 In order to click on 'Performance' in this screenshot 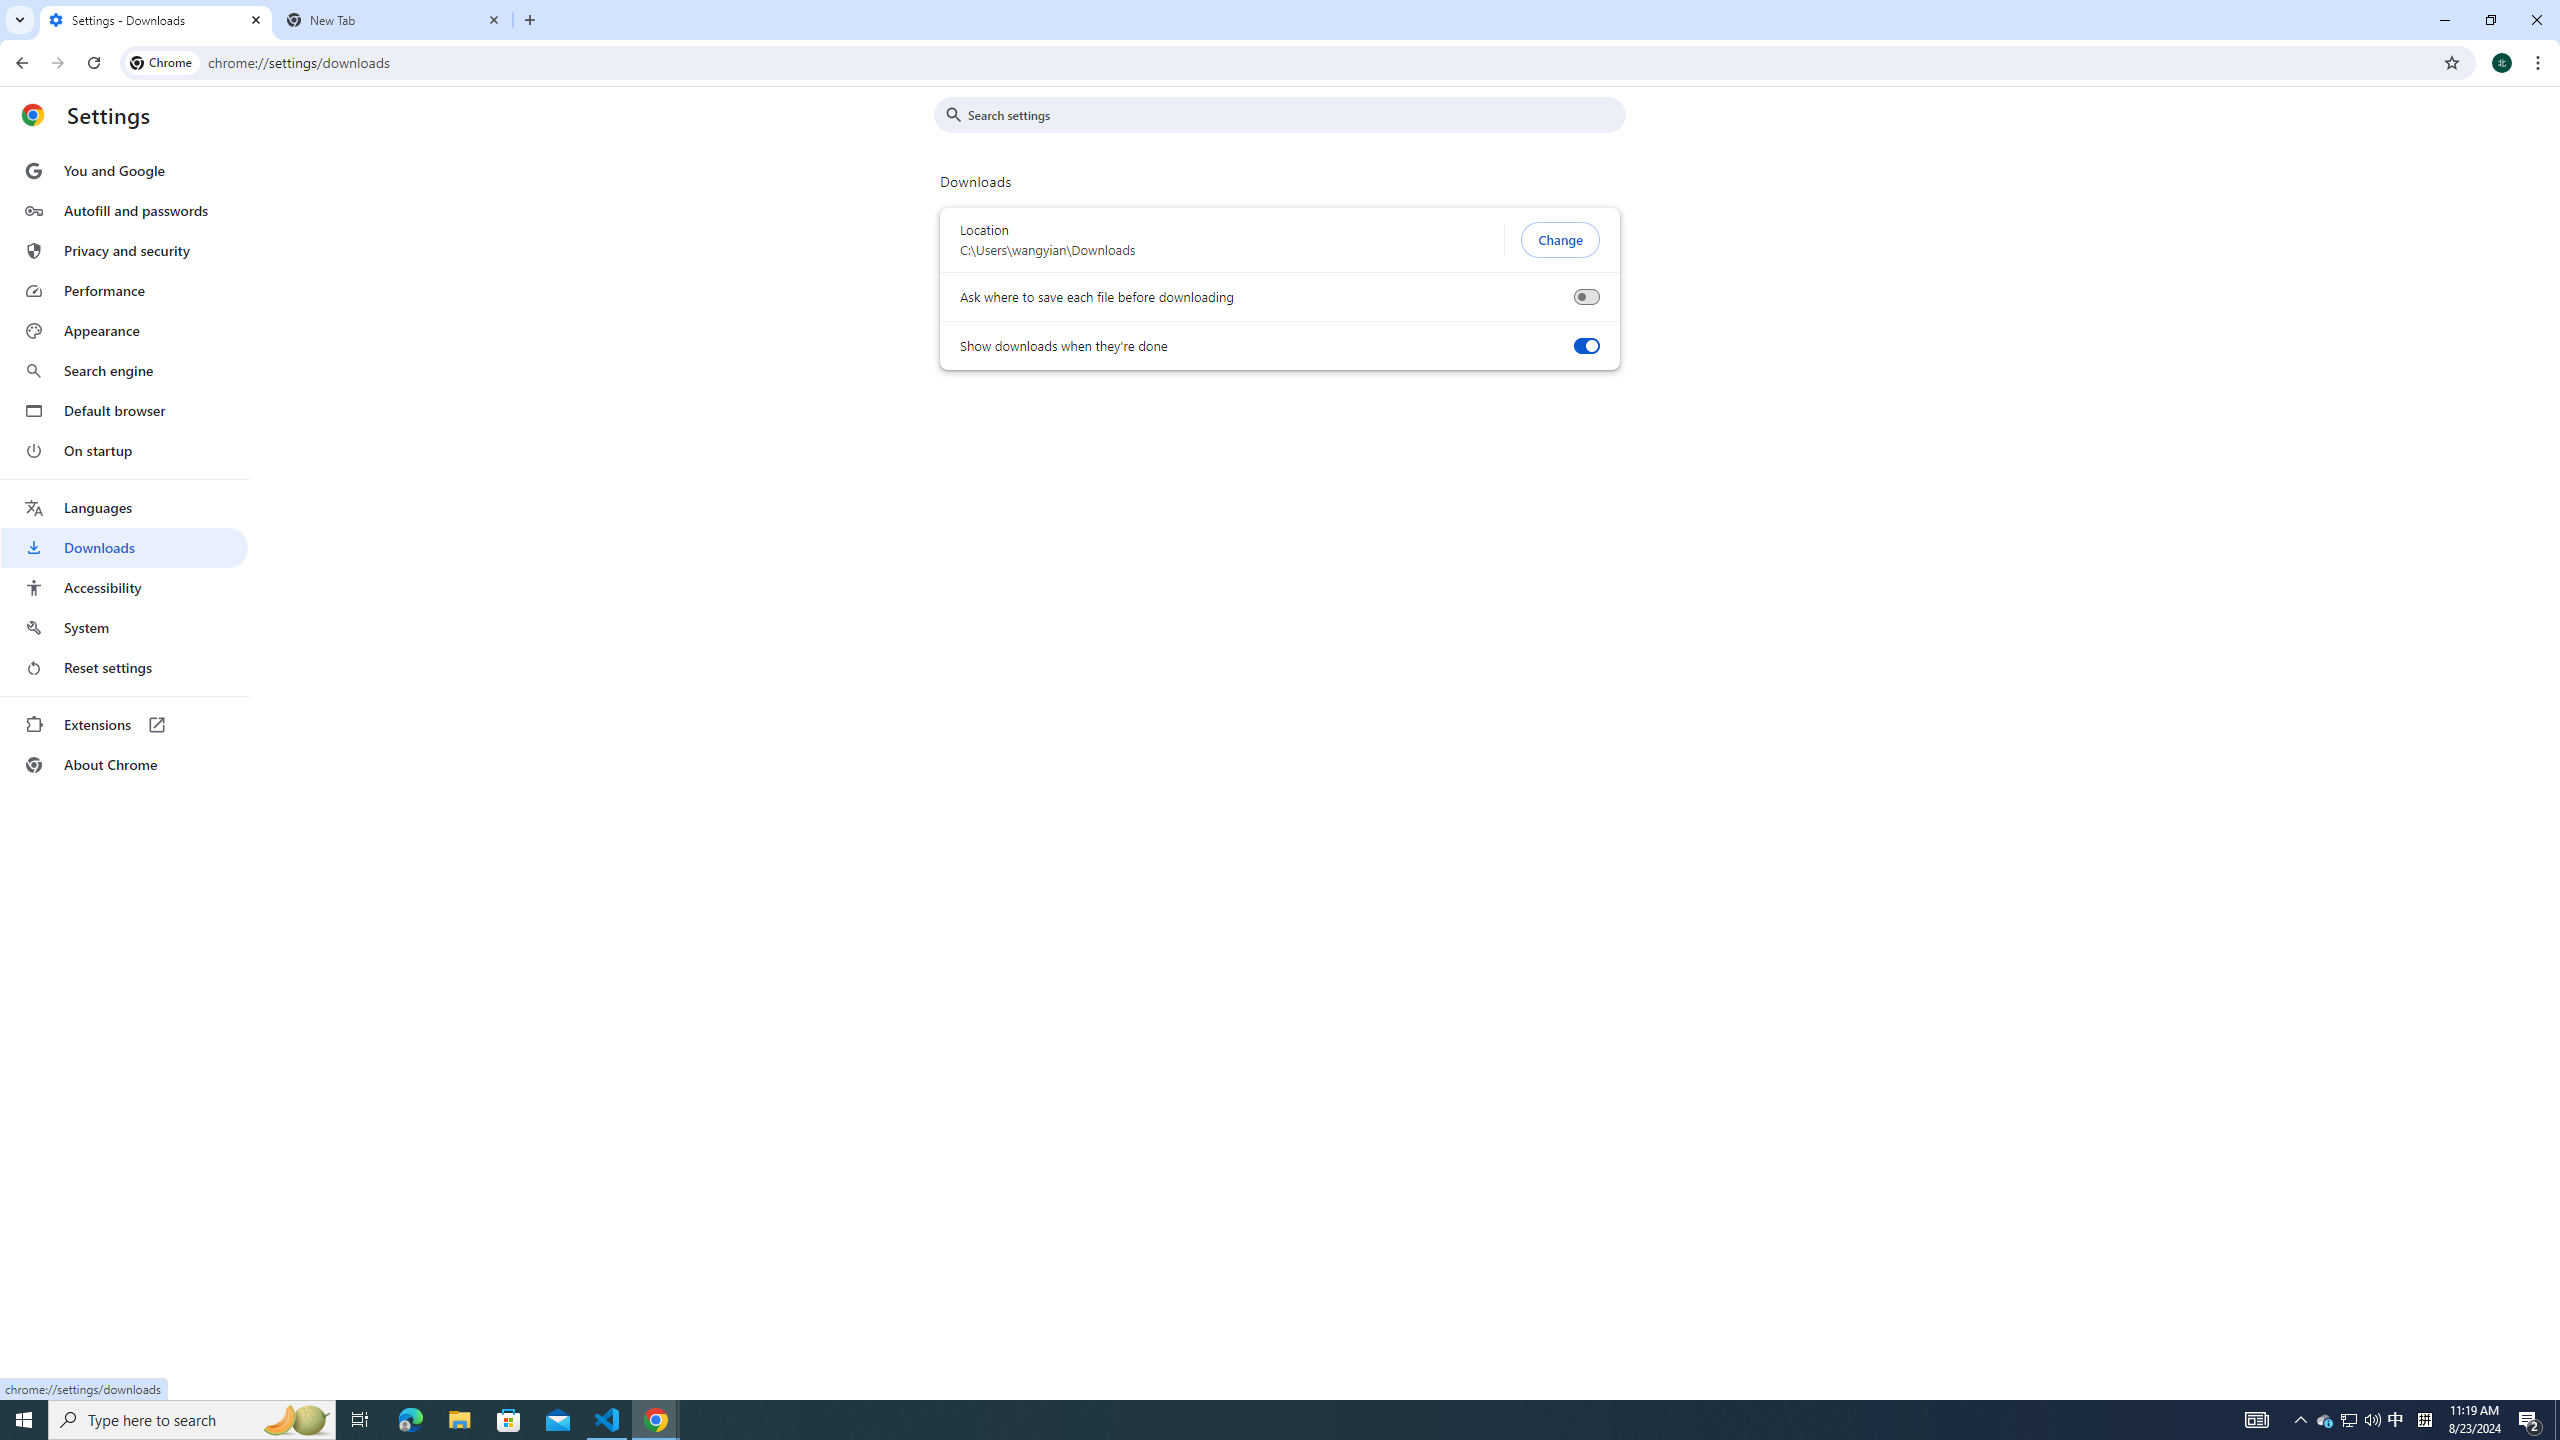, I will do `click(123, 290)`.